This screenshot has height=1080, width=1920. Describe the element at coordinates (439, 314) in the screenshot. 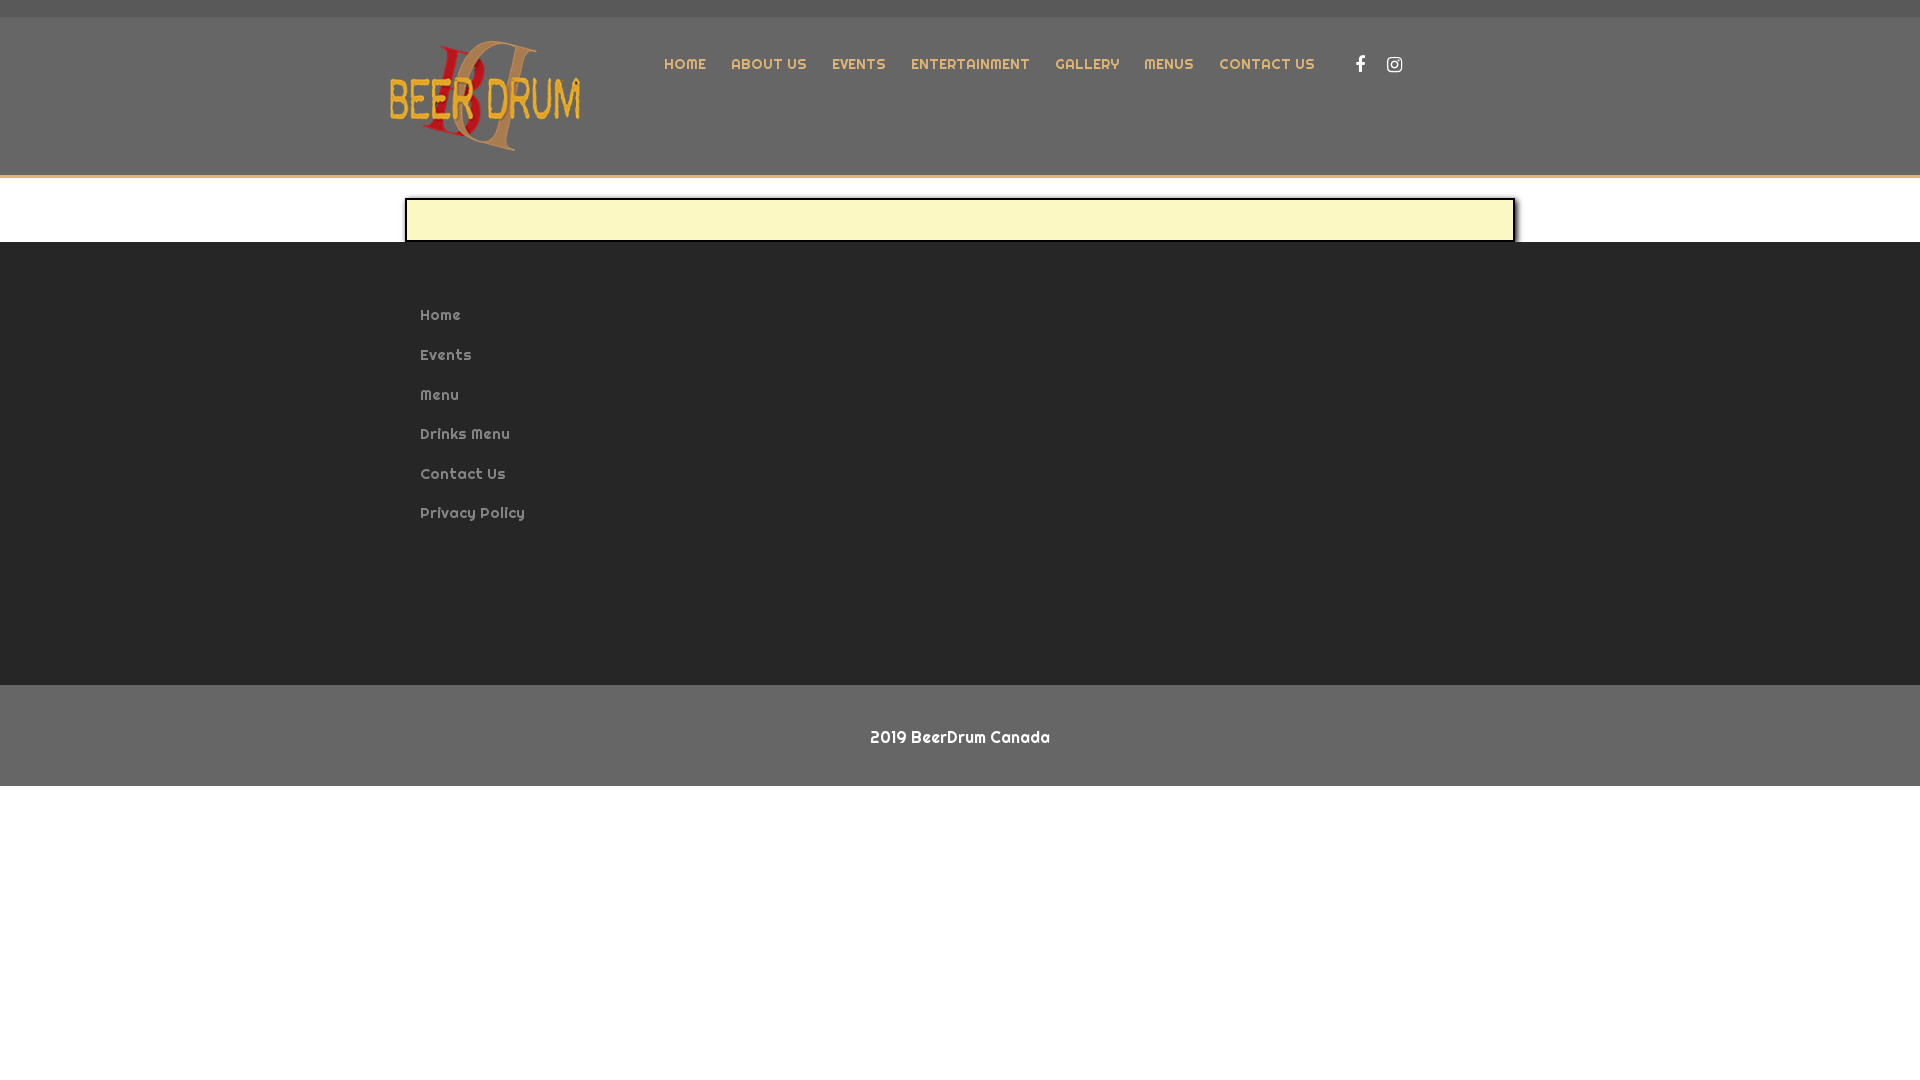

I see `'Home'` at that location.